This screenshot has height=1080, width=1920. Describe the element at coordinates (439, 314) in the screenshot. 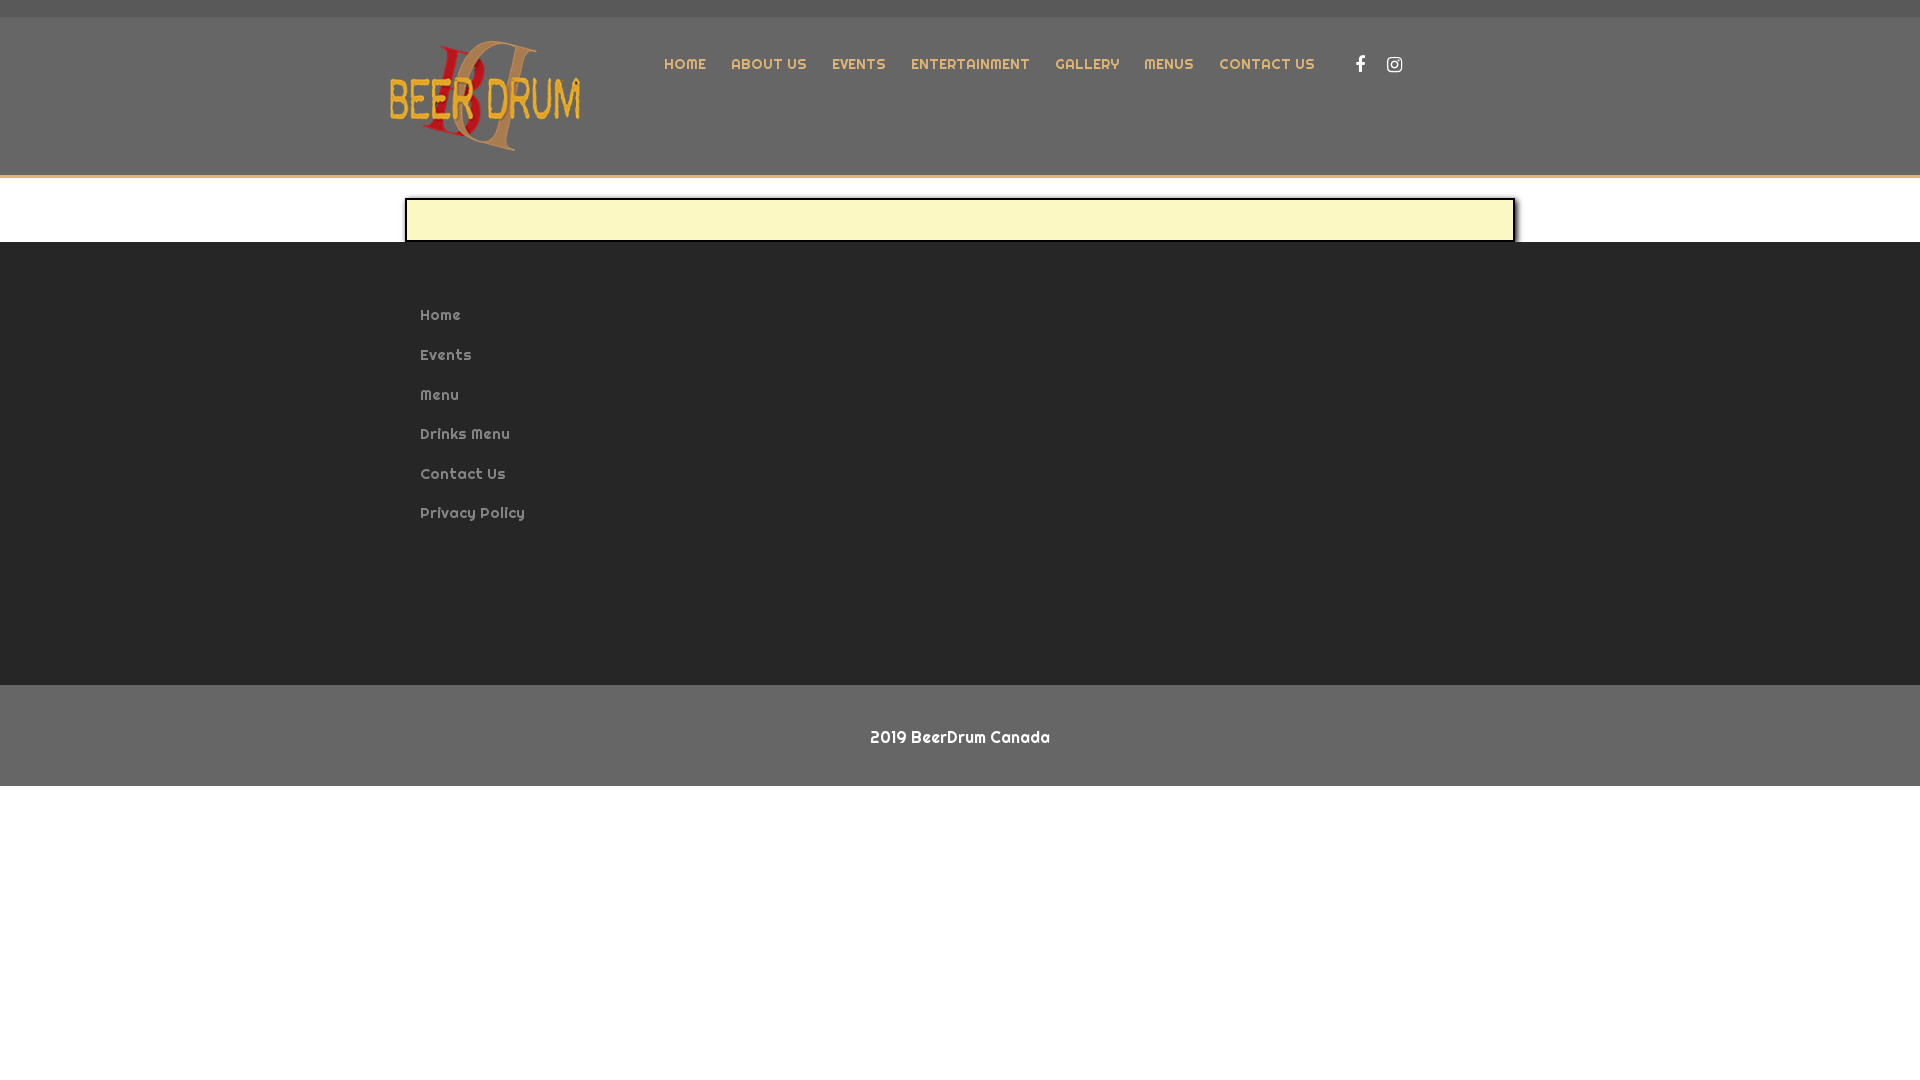

I see `'Home'` at that location.